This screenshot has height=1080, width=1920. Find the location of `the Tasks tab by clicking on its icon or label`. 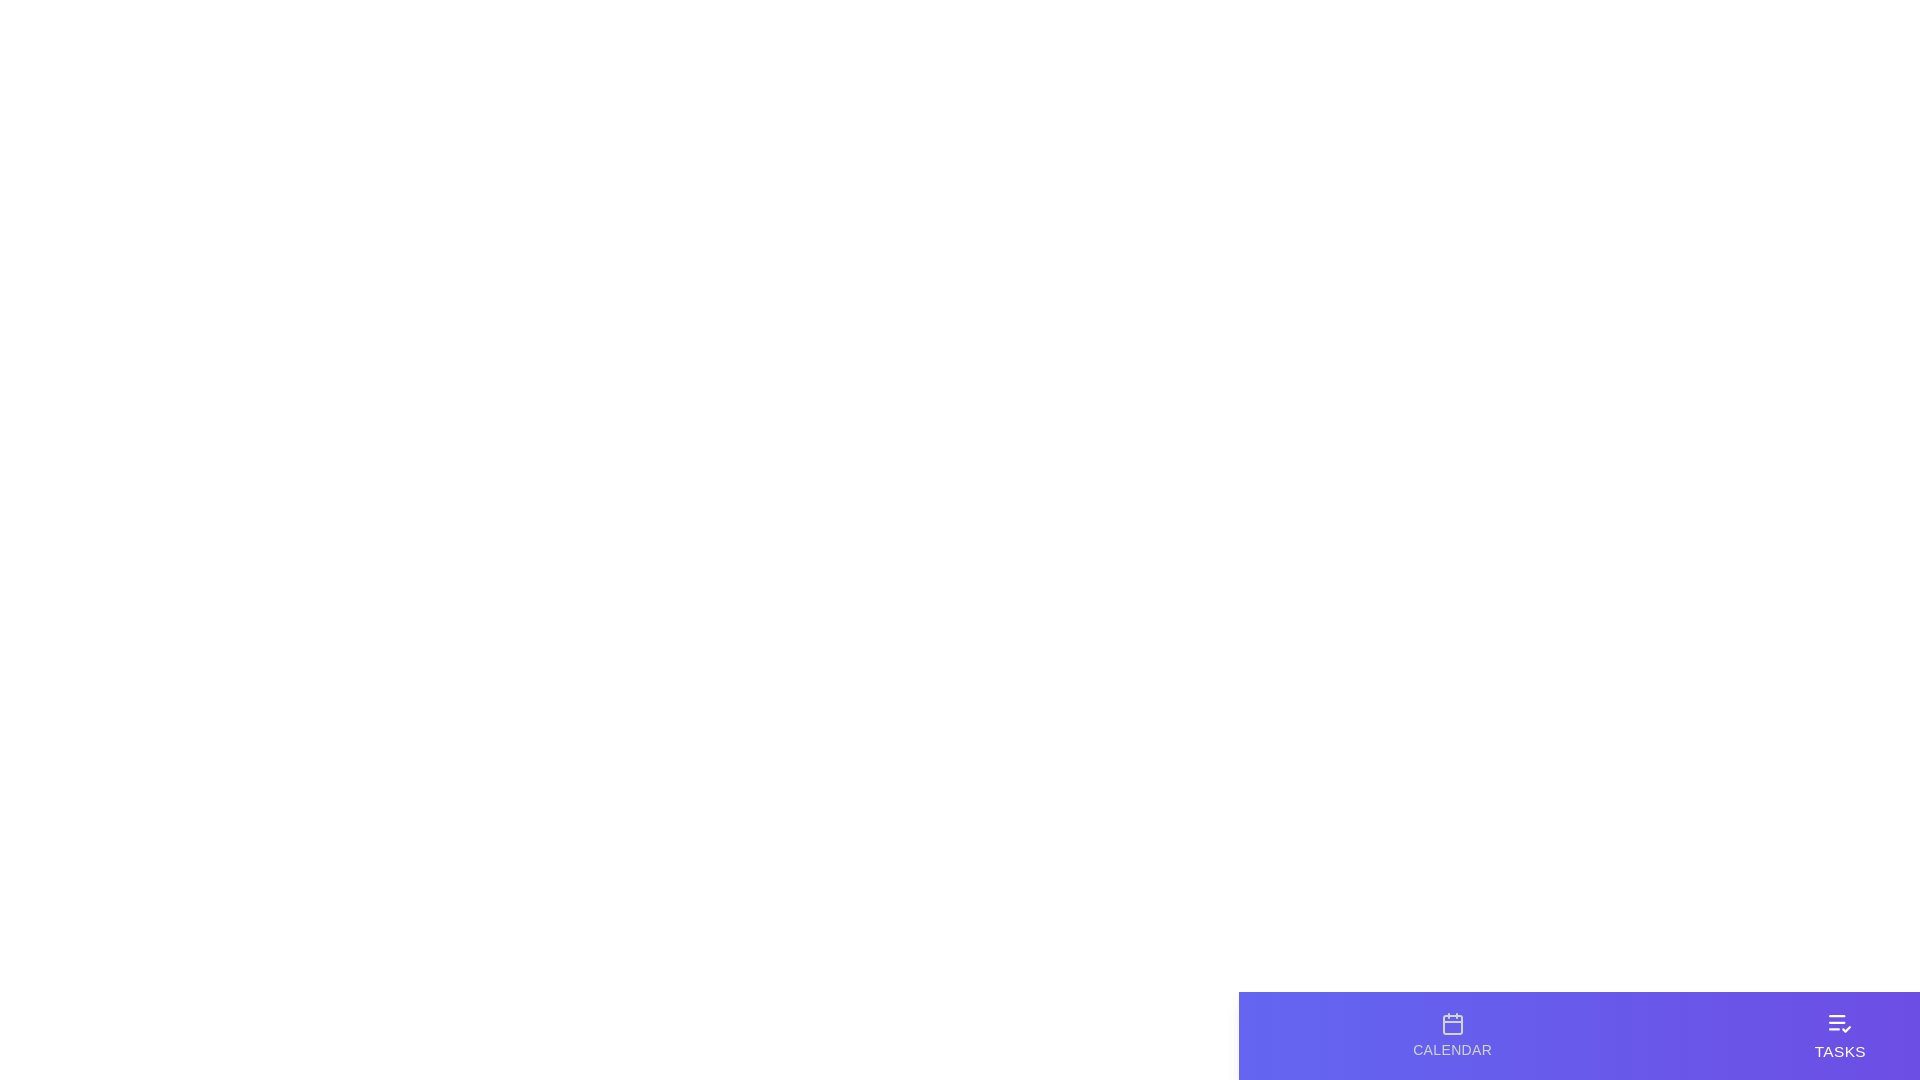

the Tasks tab by clicking on its icon or label is located at coordinates (1839, 1035).